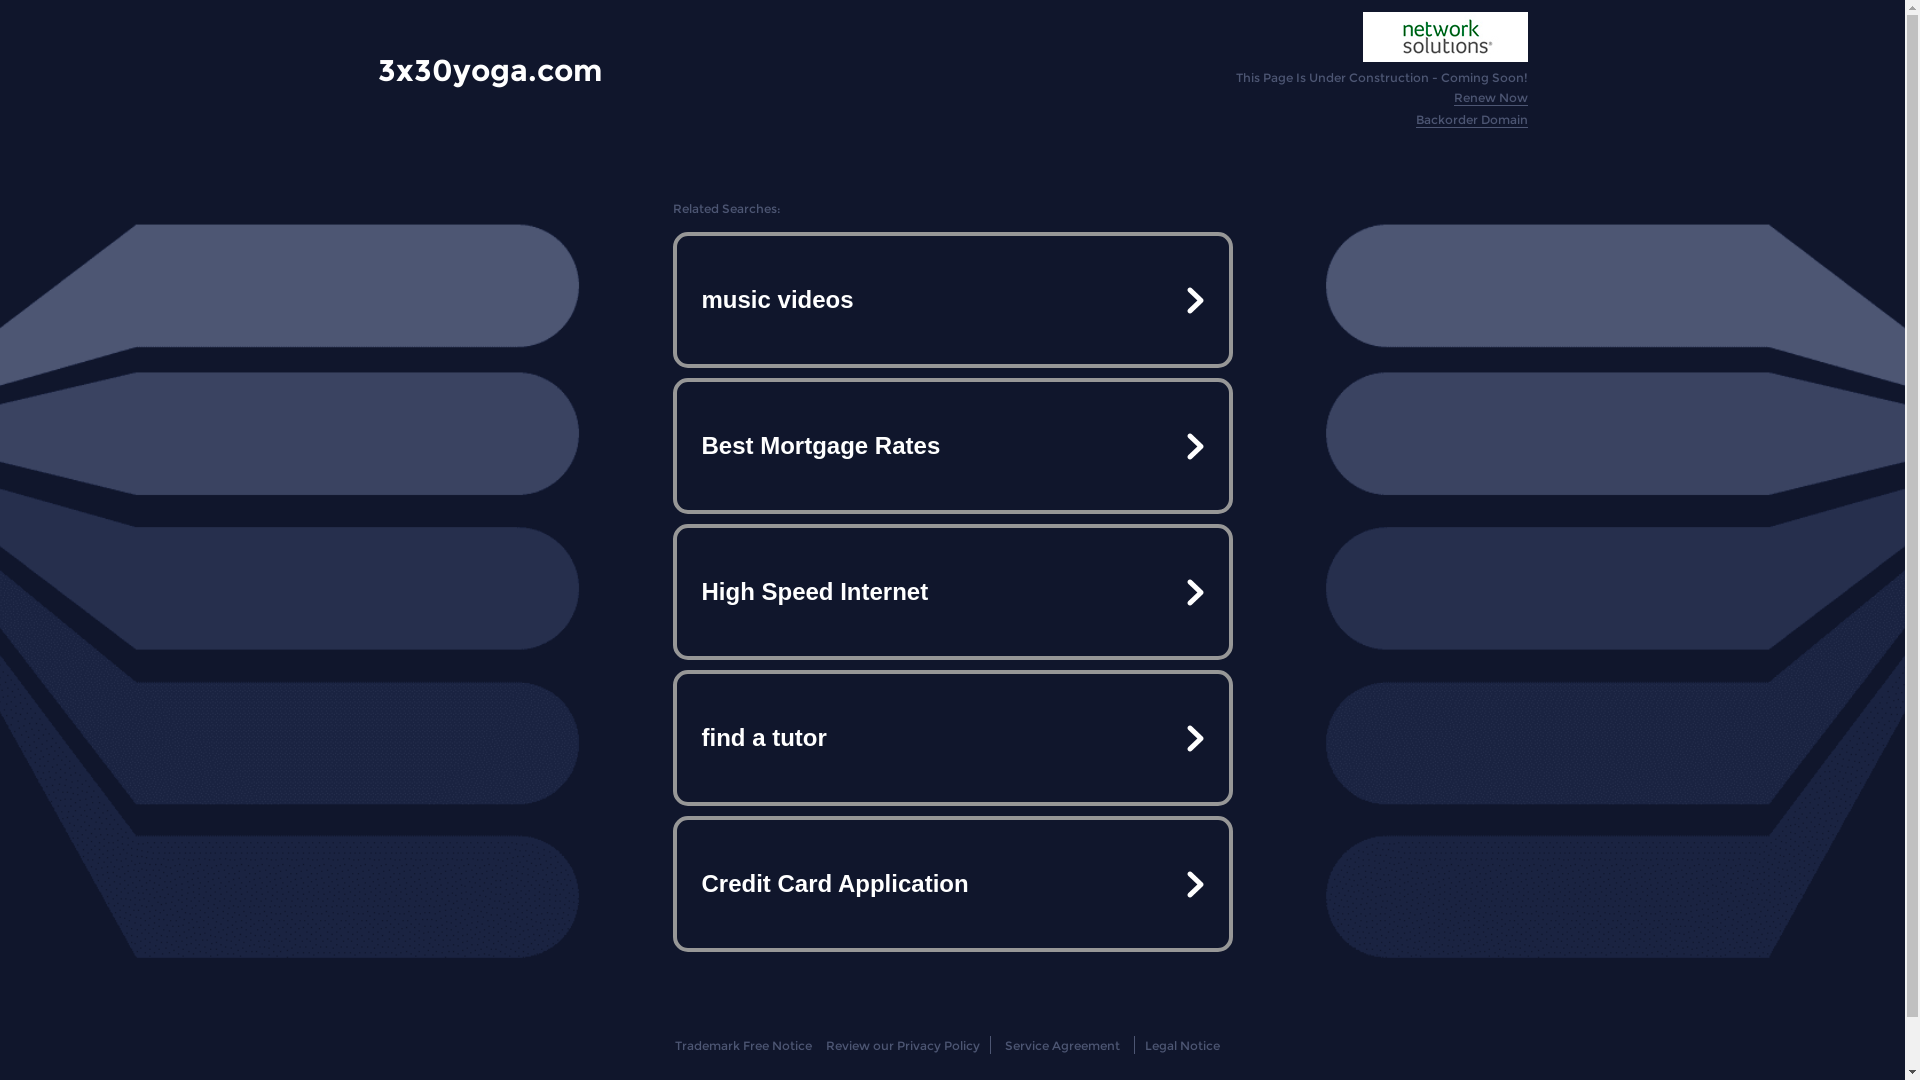 This screenshot has height=1080, width=1920. Describe the element at coordinates (950, 300) in the screenshot. I see `'music videos'` at that location.